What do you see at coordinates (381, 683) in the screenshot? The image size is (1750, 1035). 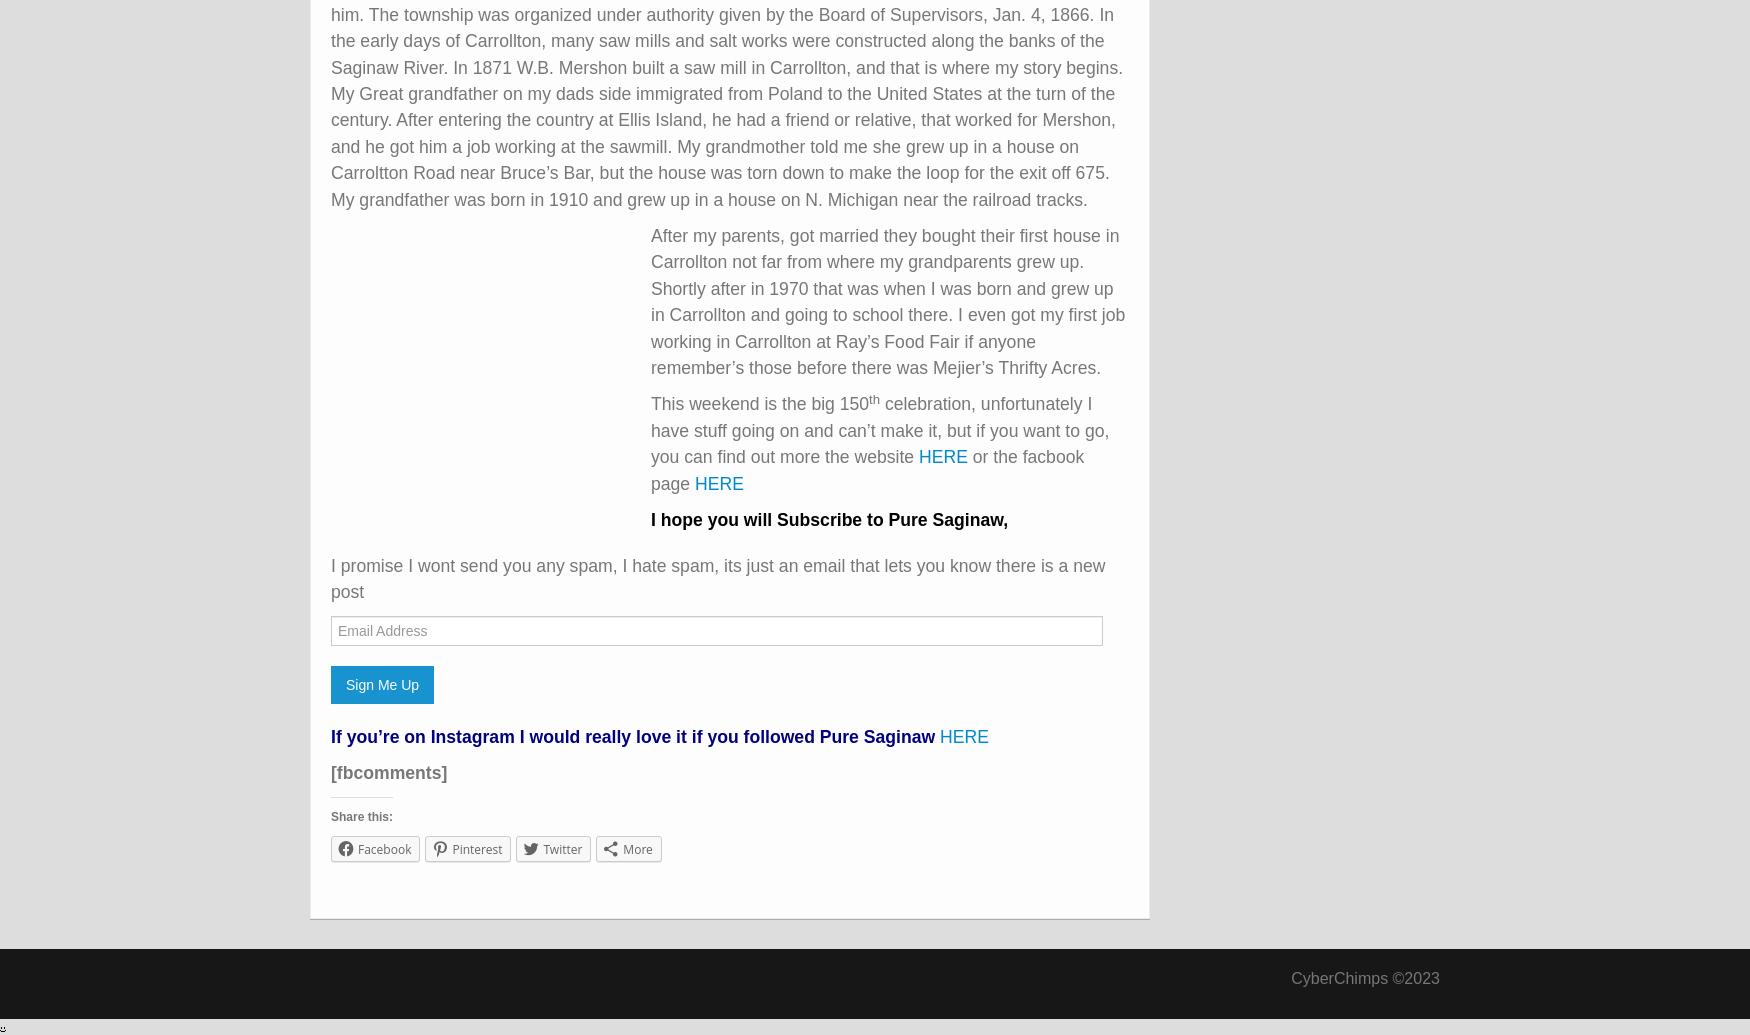 I see `'Sign Me Up'` at bounding box center [381, 683].